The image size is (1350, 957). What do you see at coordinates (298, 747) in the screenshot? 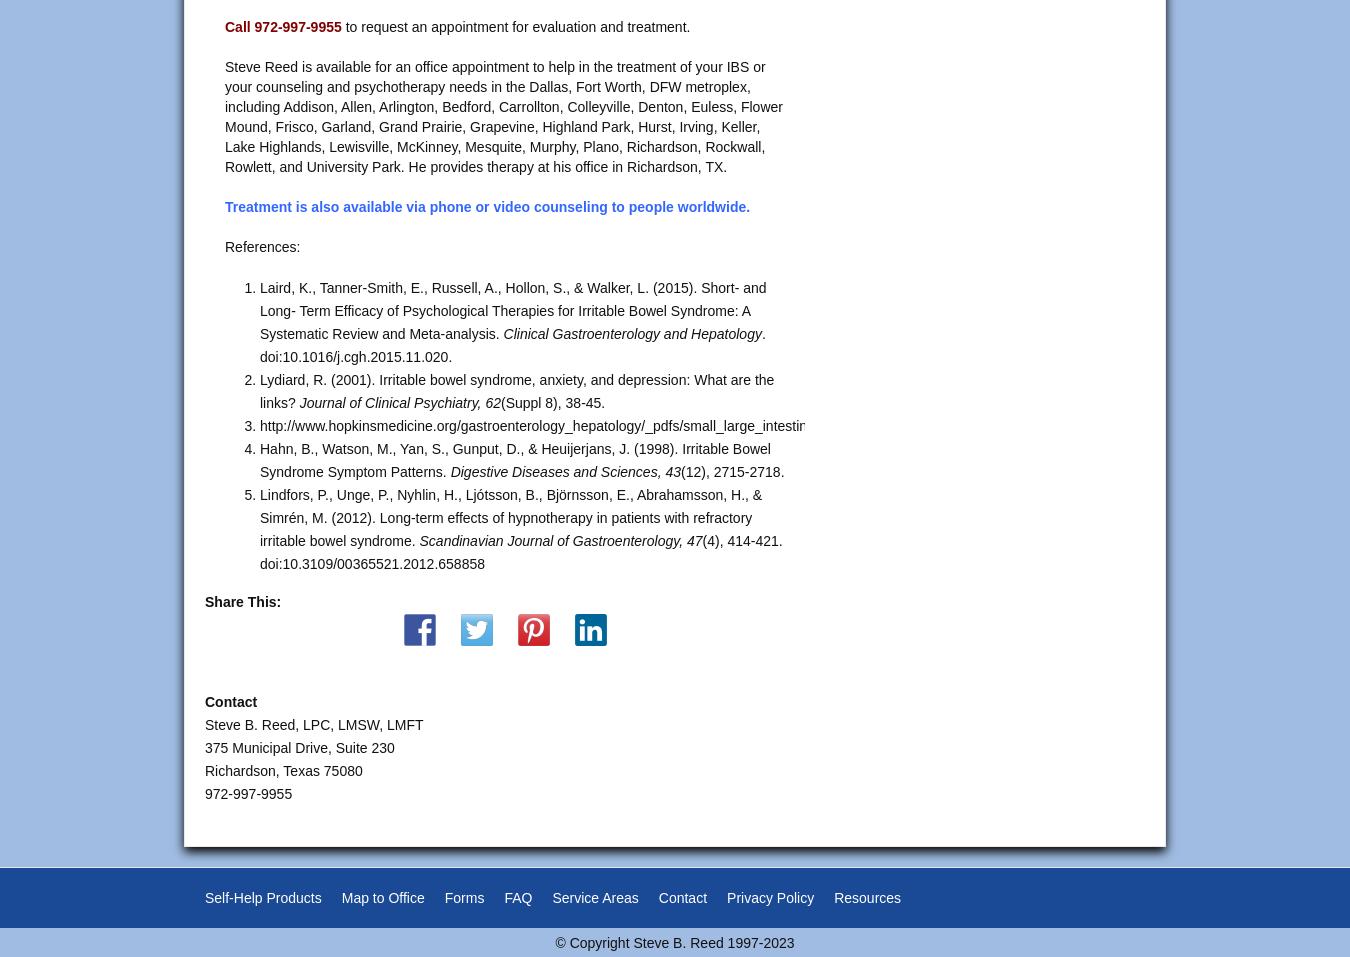
I see `'375 Municipal Drive, Suite 230'` at bounding box center [298, 747].